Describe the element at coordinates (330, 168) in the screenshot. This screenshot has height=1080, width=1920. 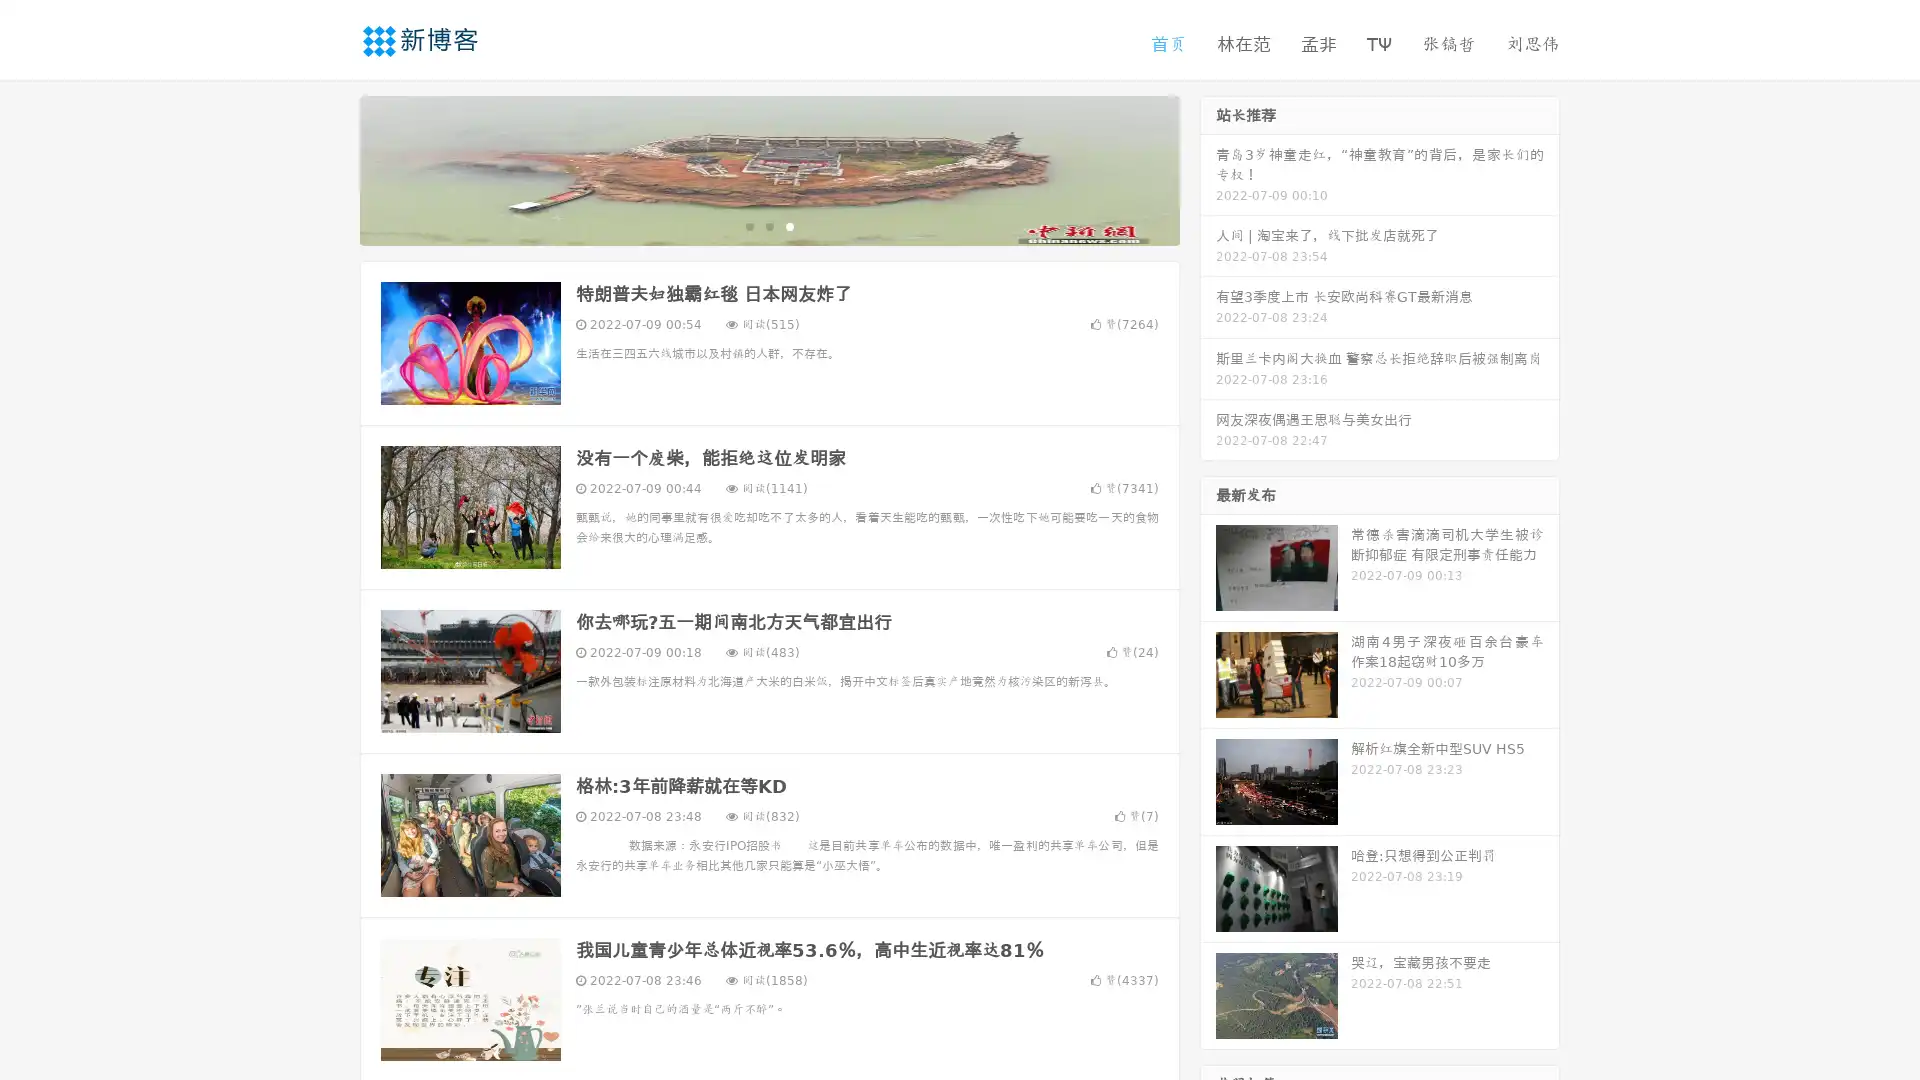
I see `Previous slide` at that location.